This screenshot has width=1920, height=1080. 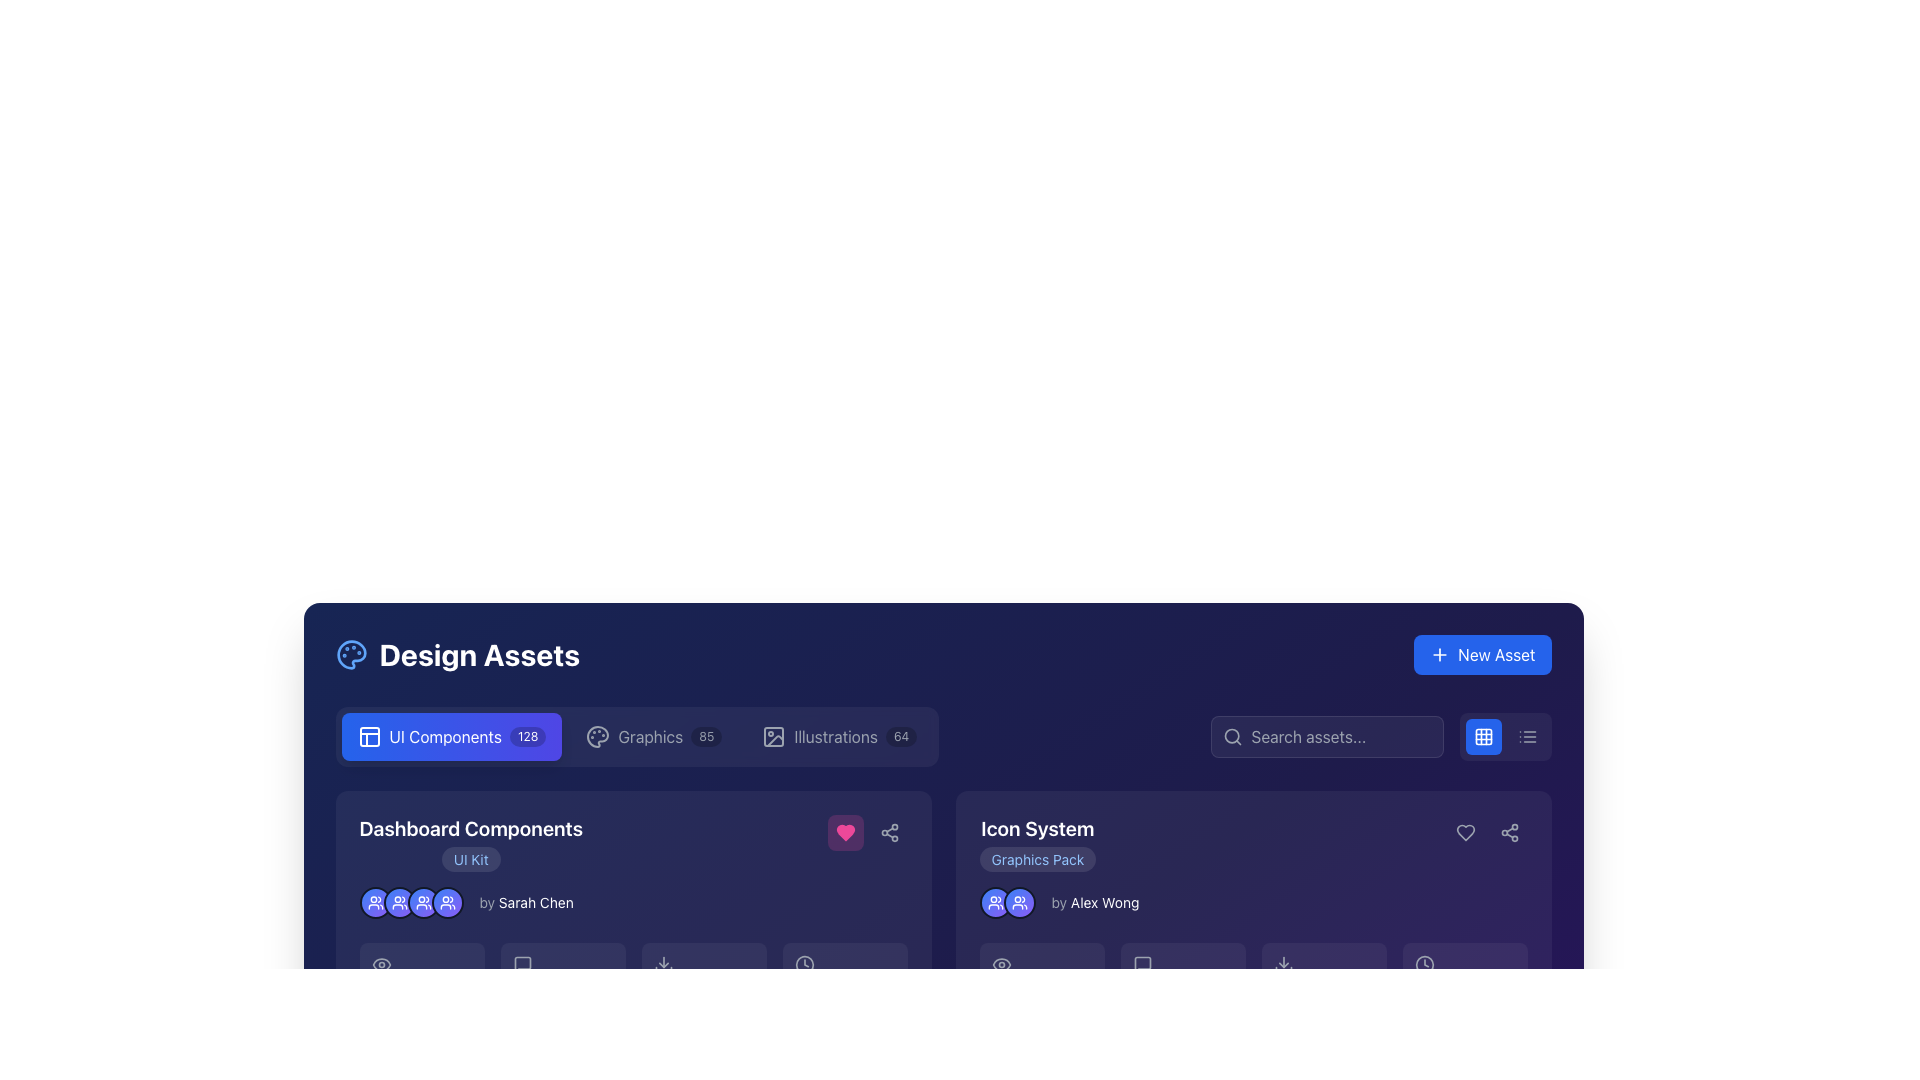 What do you see at coordinates (1231, 736) in the screenshot?
I see `the search bar by clicking on the search icon located to the left of the placeholder text 'Search assets...'` at bounding box center [1231, 736].